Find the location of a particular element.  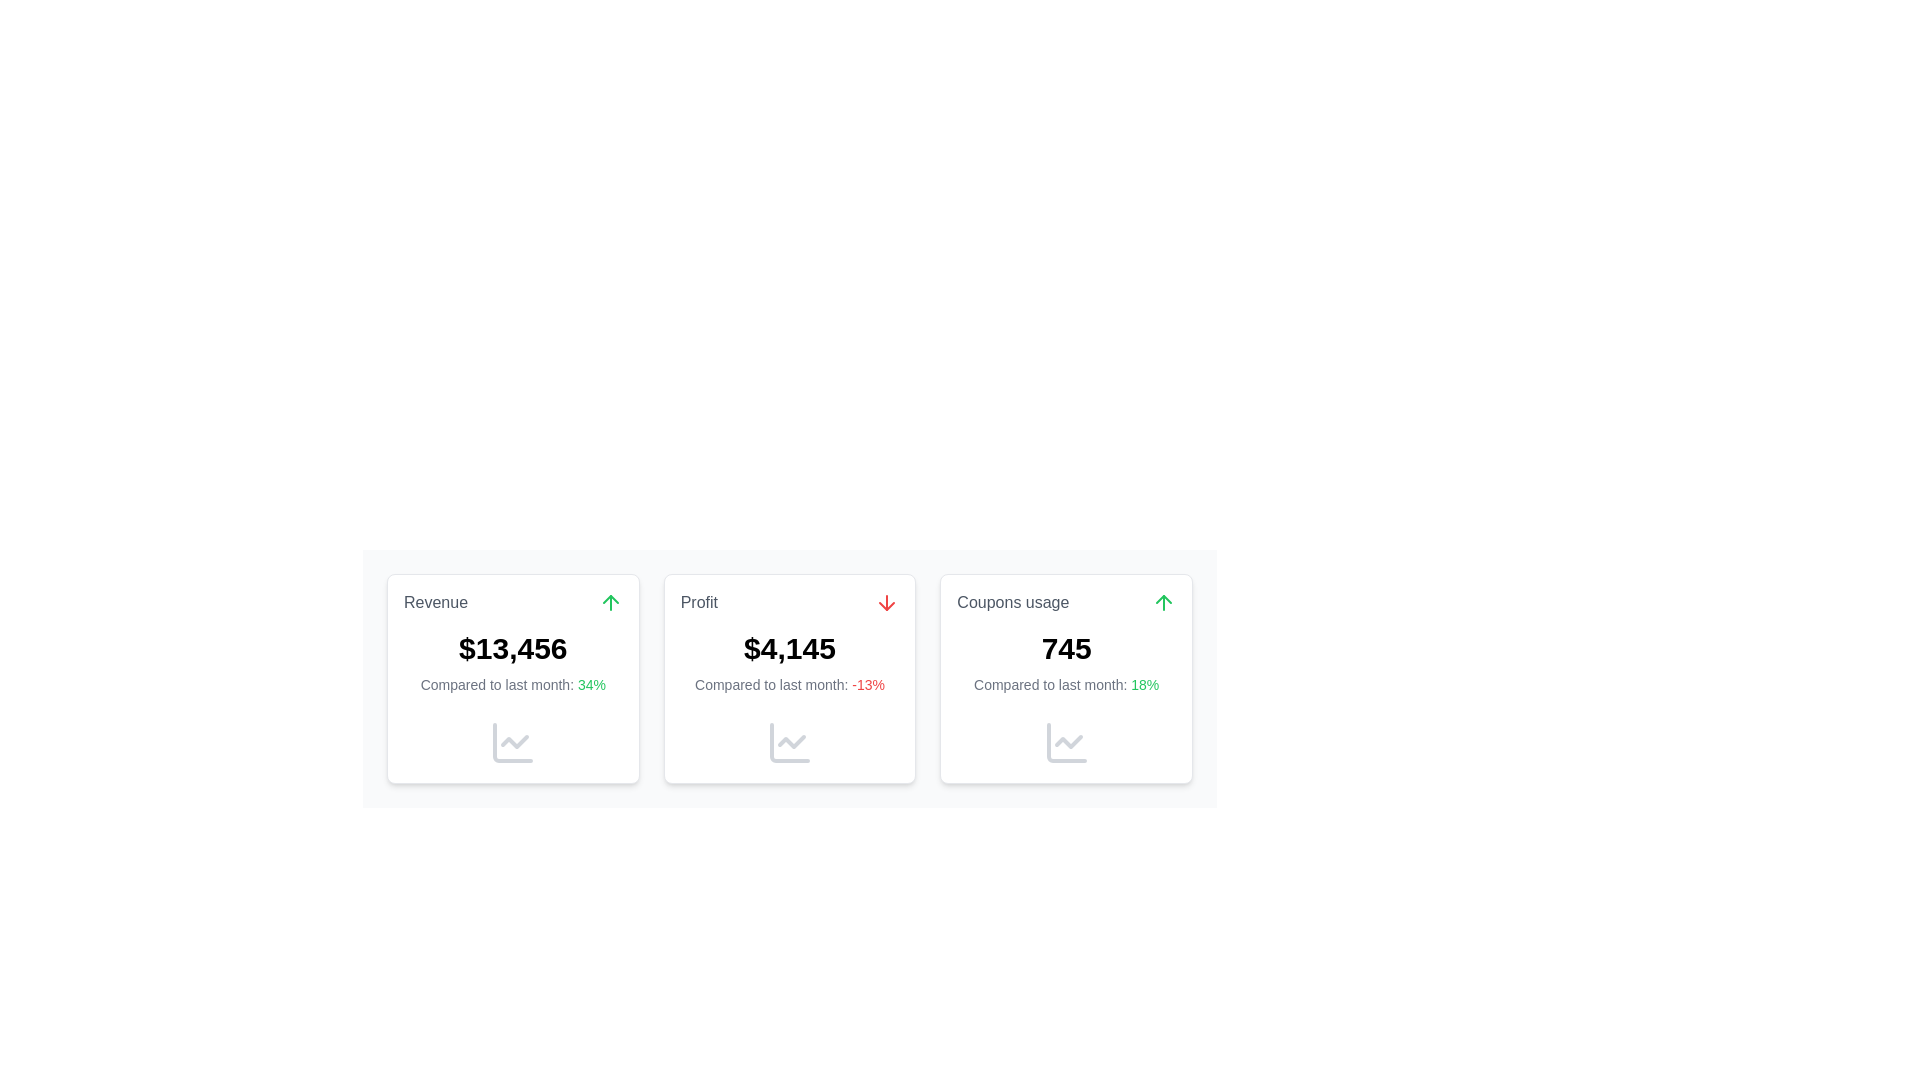

the icon representing data trends located at the bottom of the 'Revenue' card, below the text '$13,456' and 'Compared to last month: 34%' is located at coordinates (513, 743).